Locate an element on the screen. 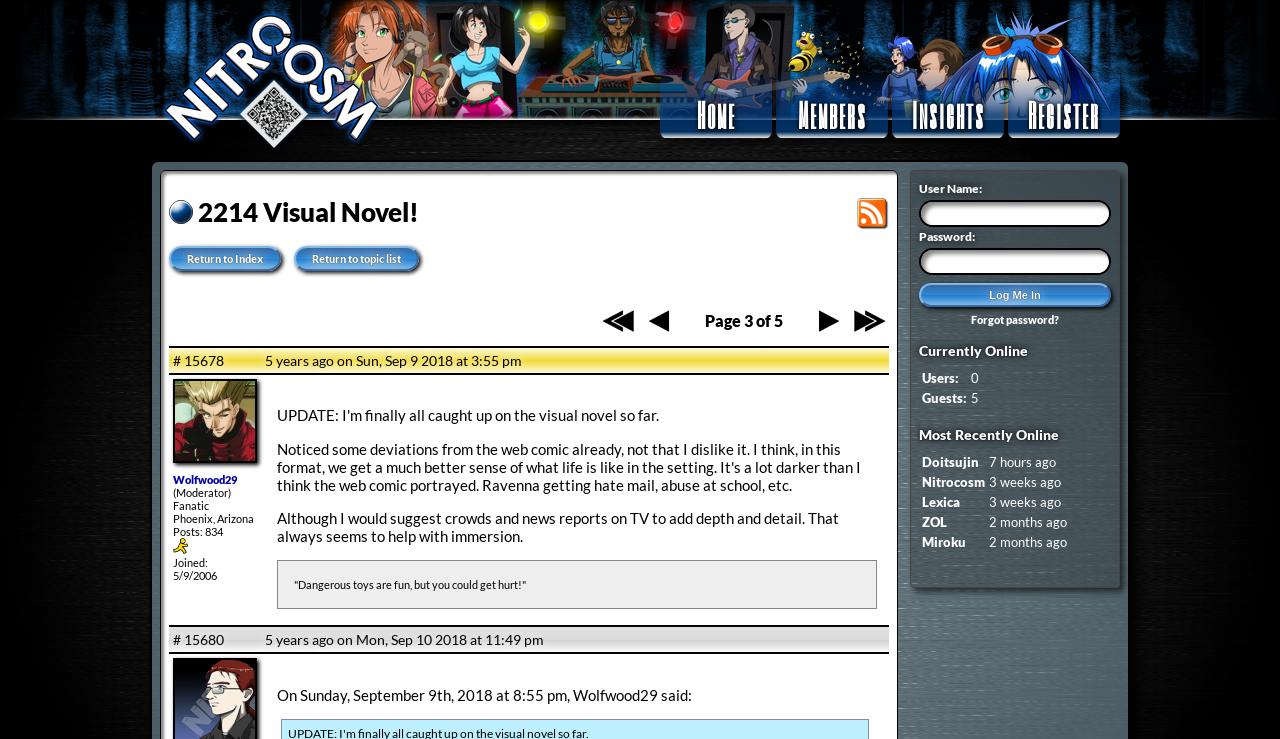  'Nitrocosm' is located at coordinates (952, 480).